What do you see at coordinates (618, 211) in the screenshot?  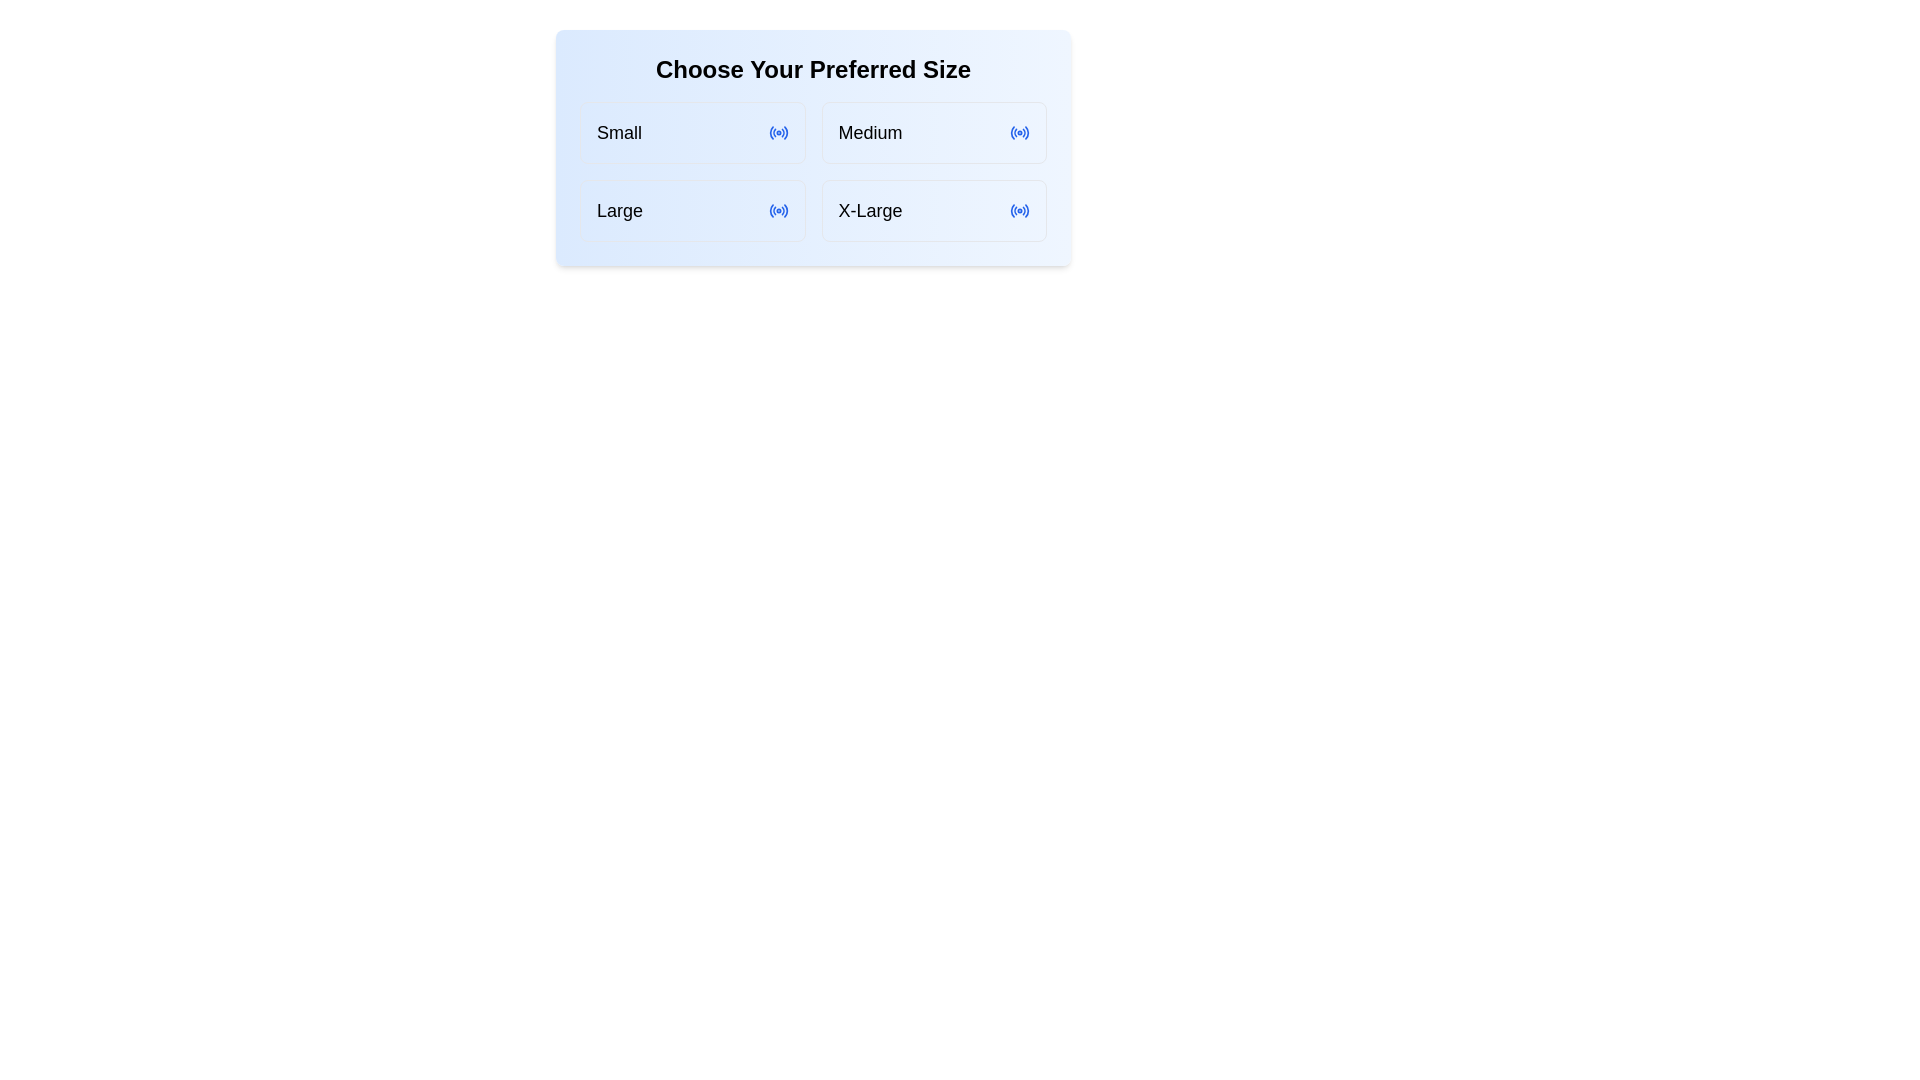 I see `the Text label indicating the size option for selection within the sizing preference UI for accessibility information` at bounding box center [618, 211].